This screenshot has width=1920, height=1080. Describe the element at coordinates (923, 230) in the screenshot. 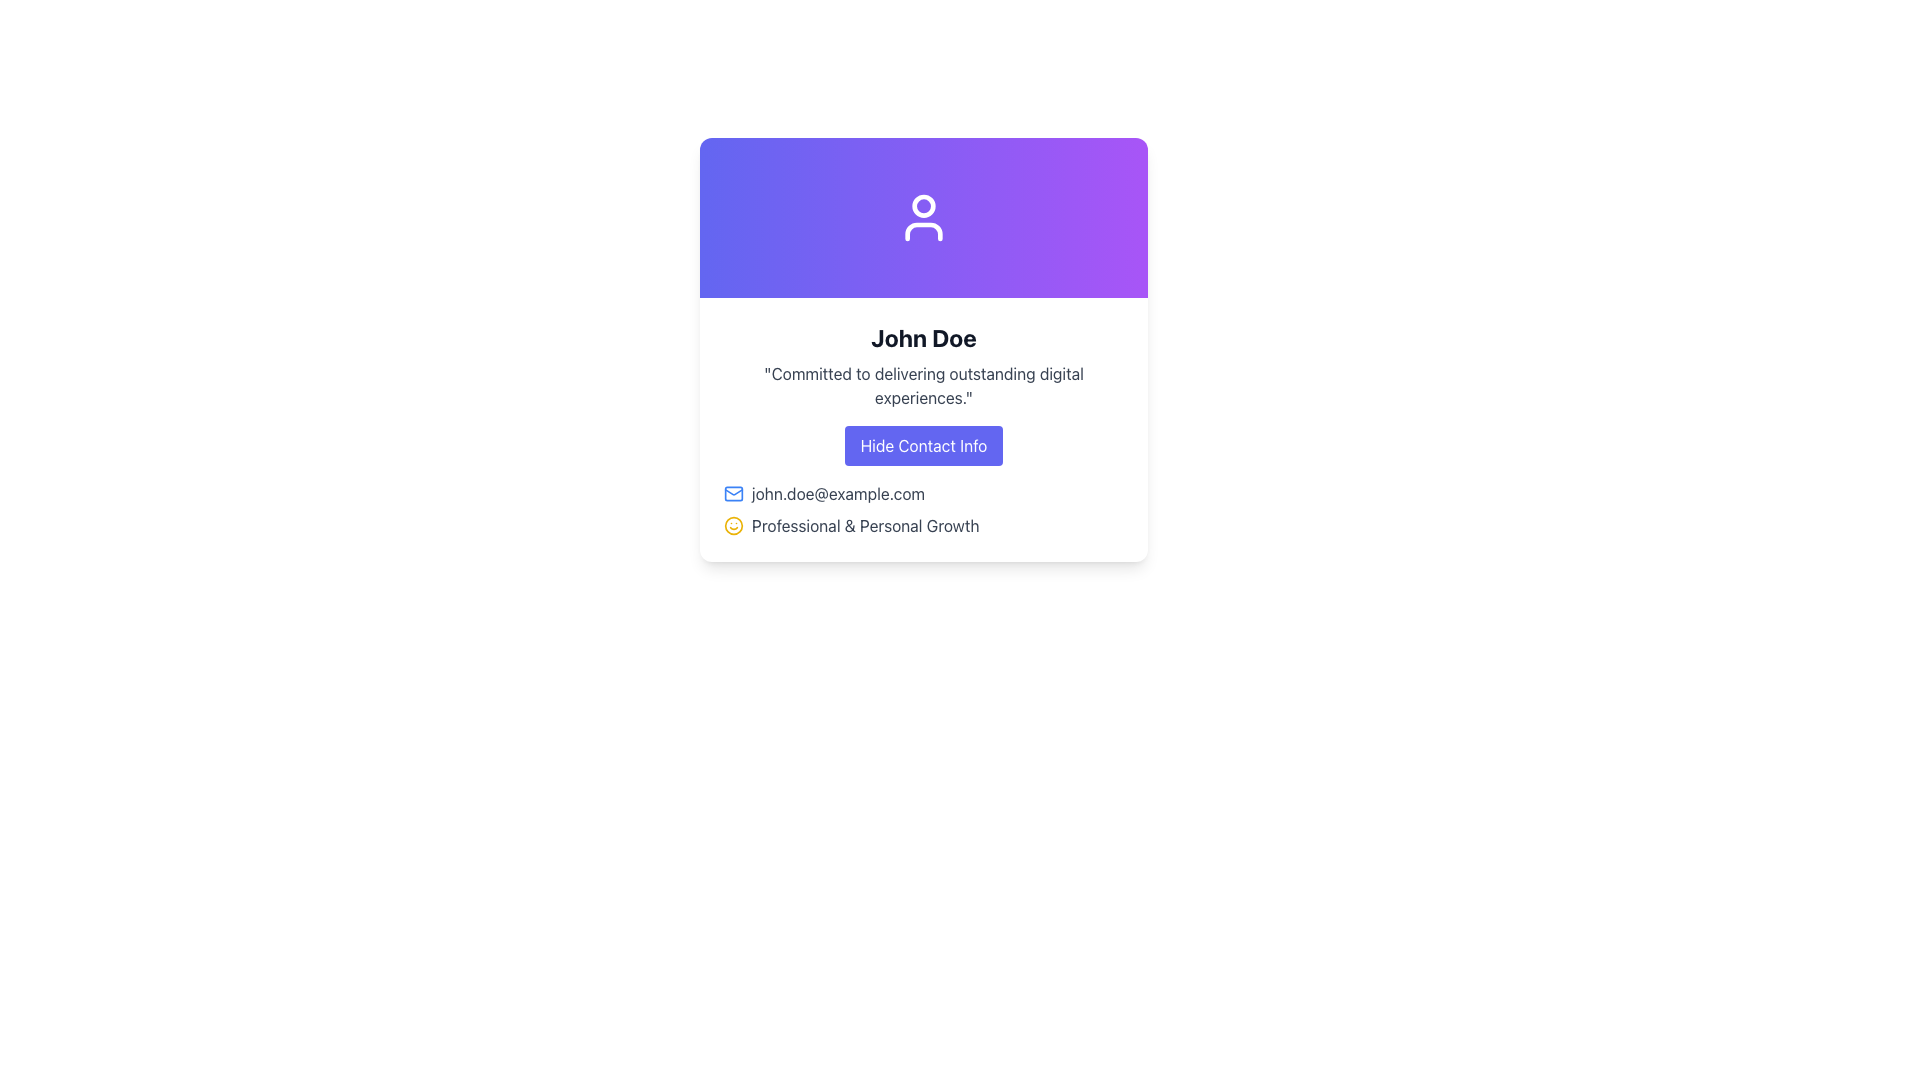

I see `the shoulders and chest portion of the user avatar icon, which is situated below the circular head portion at the top center of the profile card` at that location.